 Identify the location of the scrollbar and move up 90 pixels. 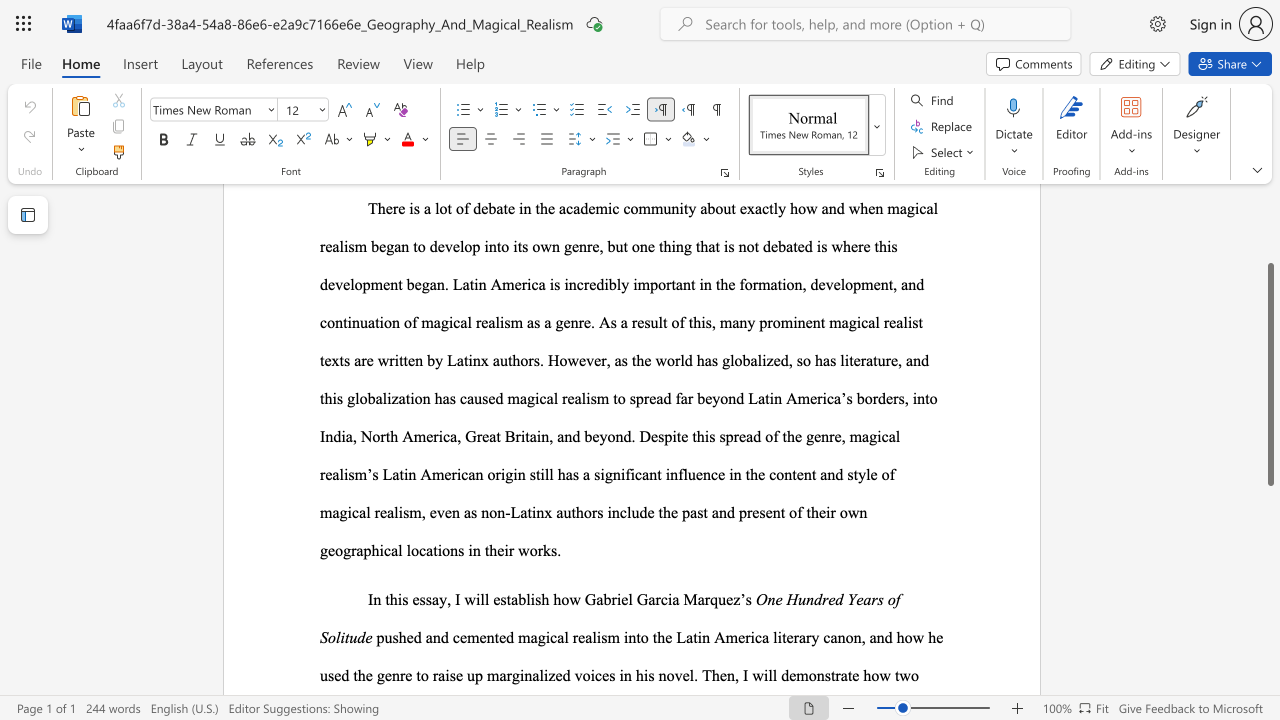
(1269, 374).